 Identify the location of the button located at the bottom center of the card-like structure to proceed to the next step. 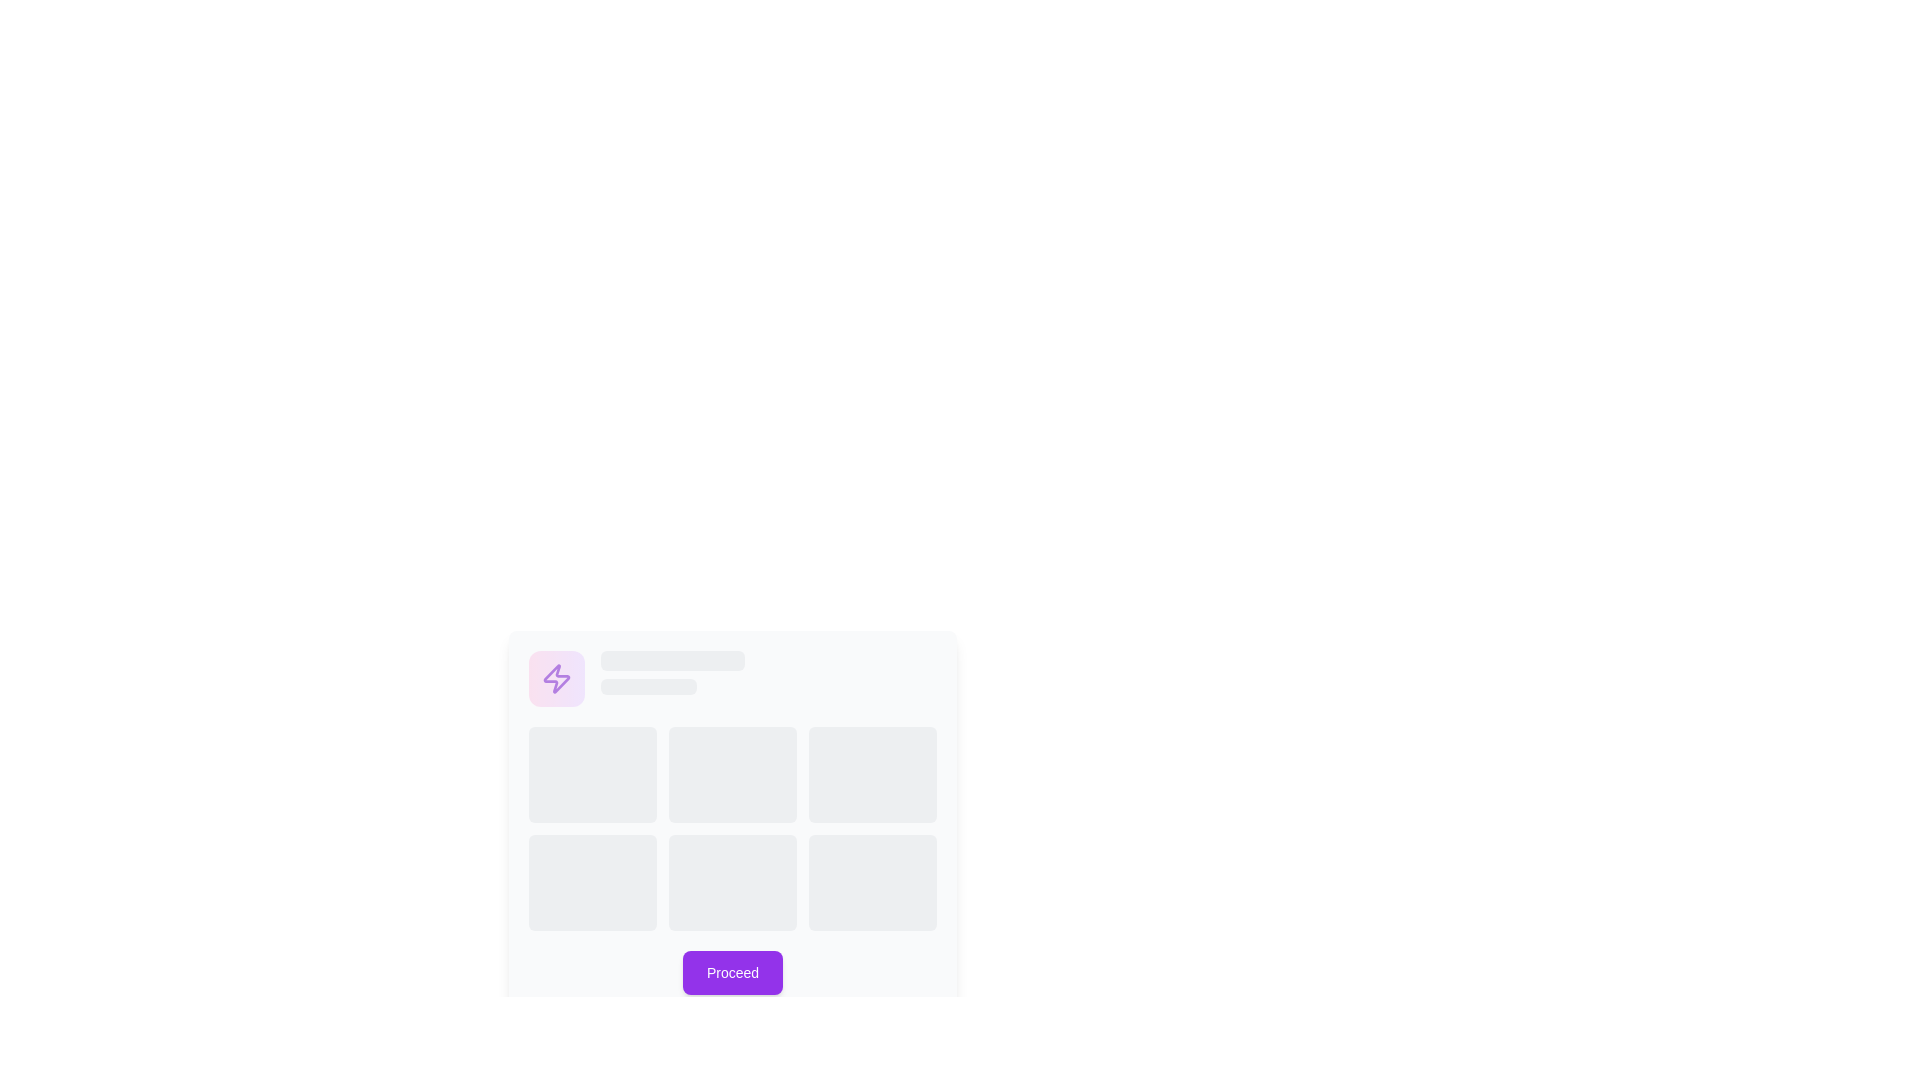
(732, 971).